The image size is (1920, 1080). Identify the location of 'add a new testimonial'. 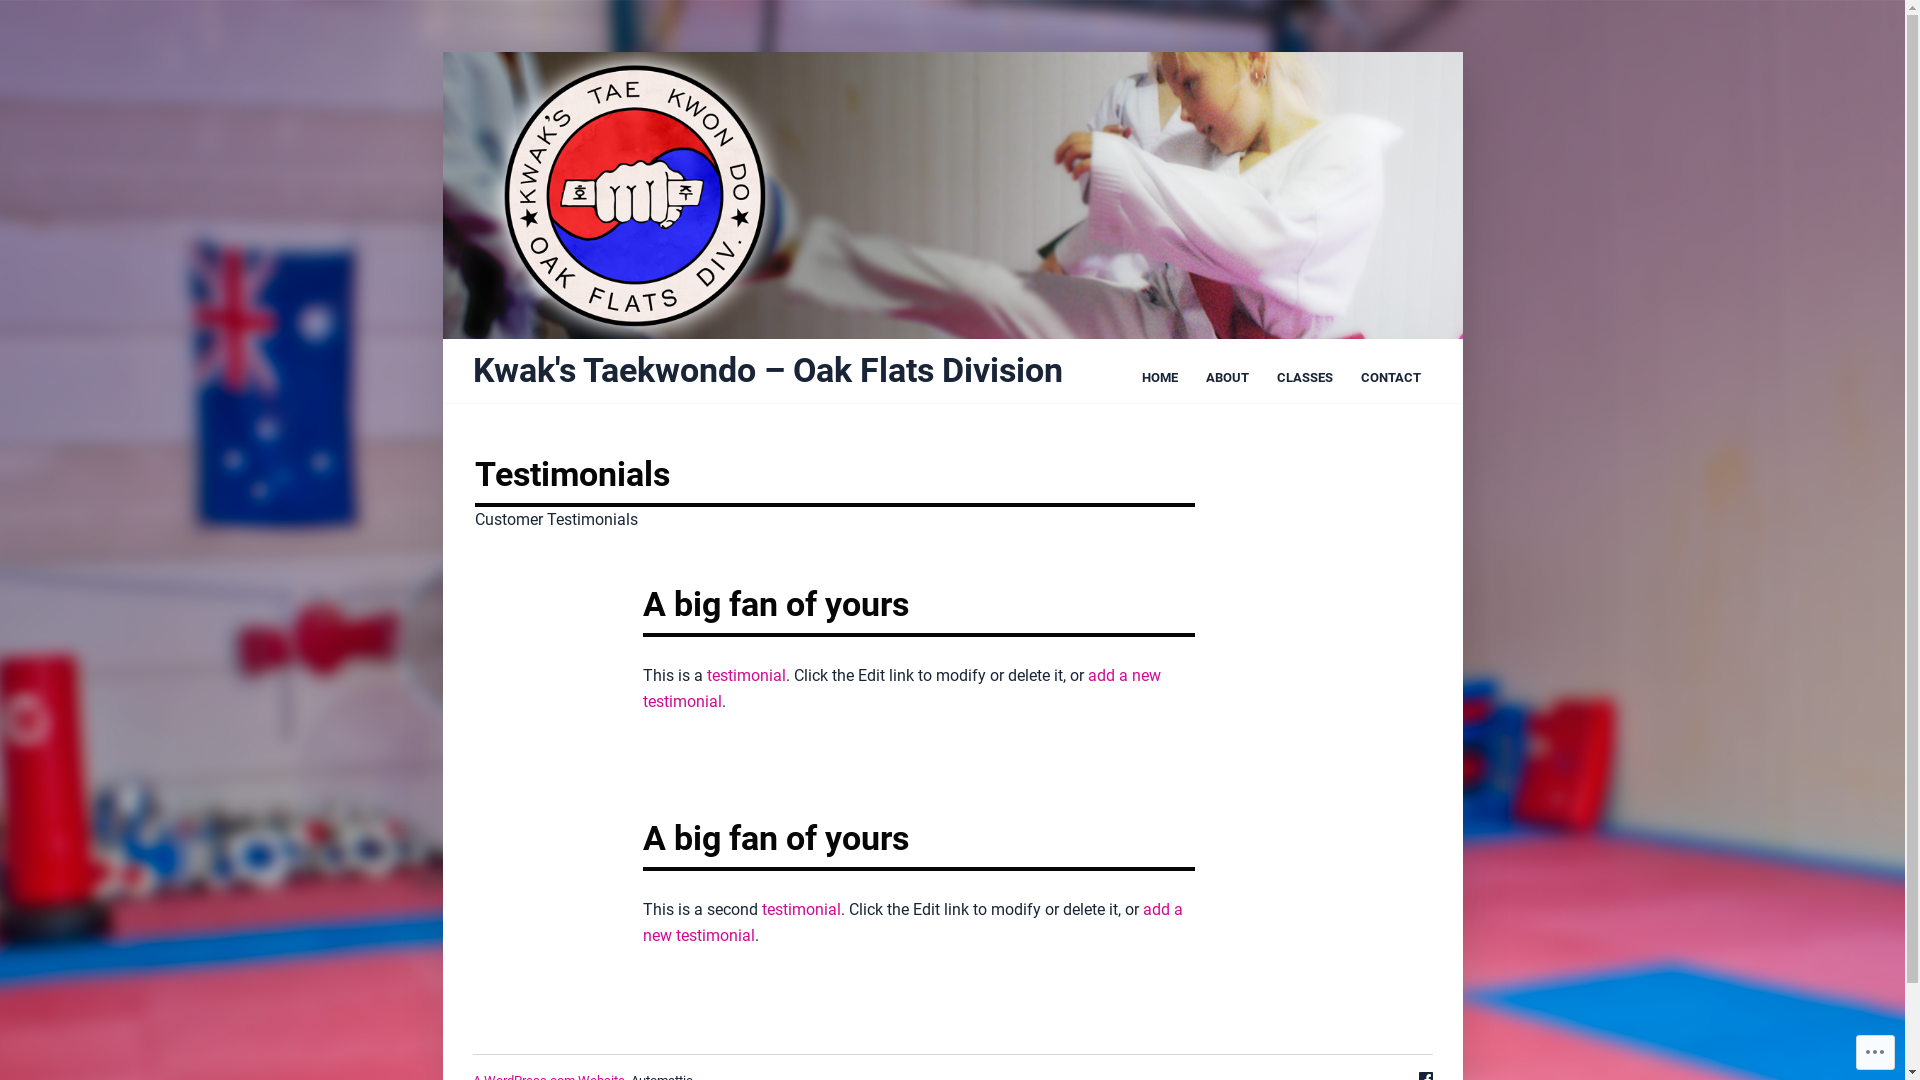
(911, 922).